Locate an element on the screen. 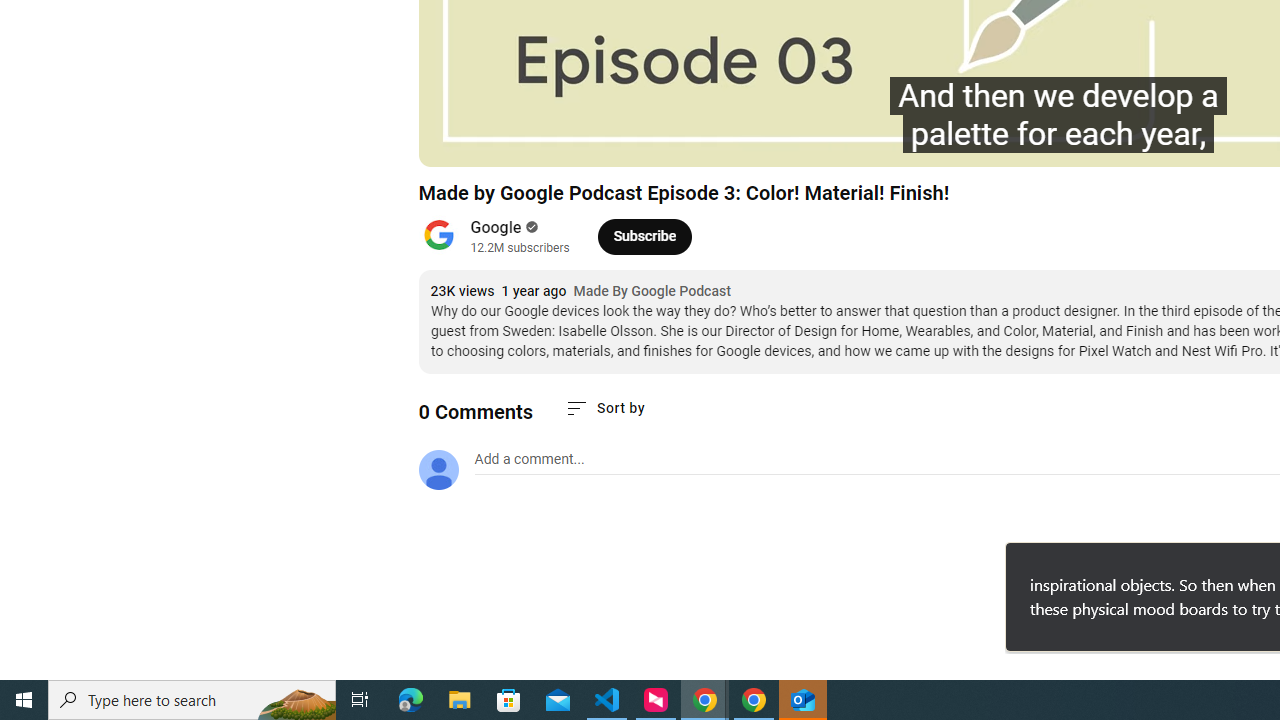 This screenshot has width=1280, height=720. 'AutomationID: simplebox-placeholder' is located at coordinates (529, 459).